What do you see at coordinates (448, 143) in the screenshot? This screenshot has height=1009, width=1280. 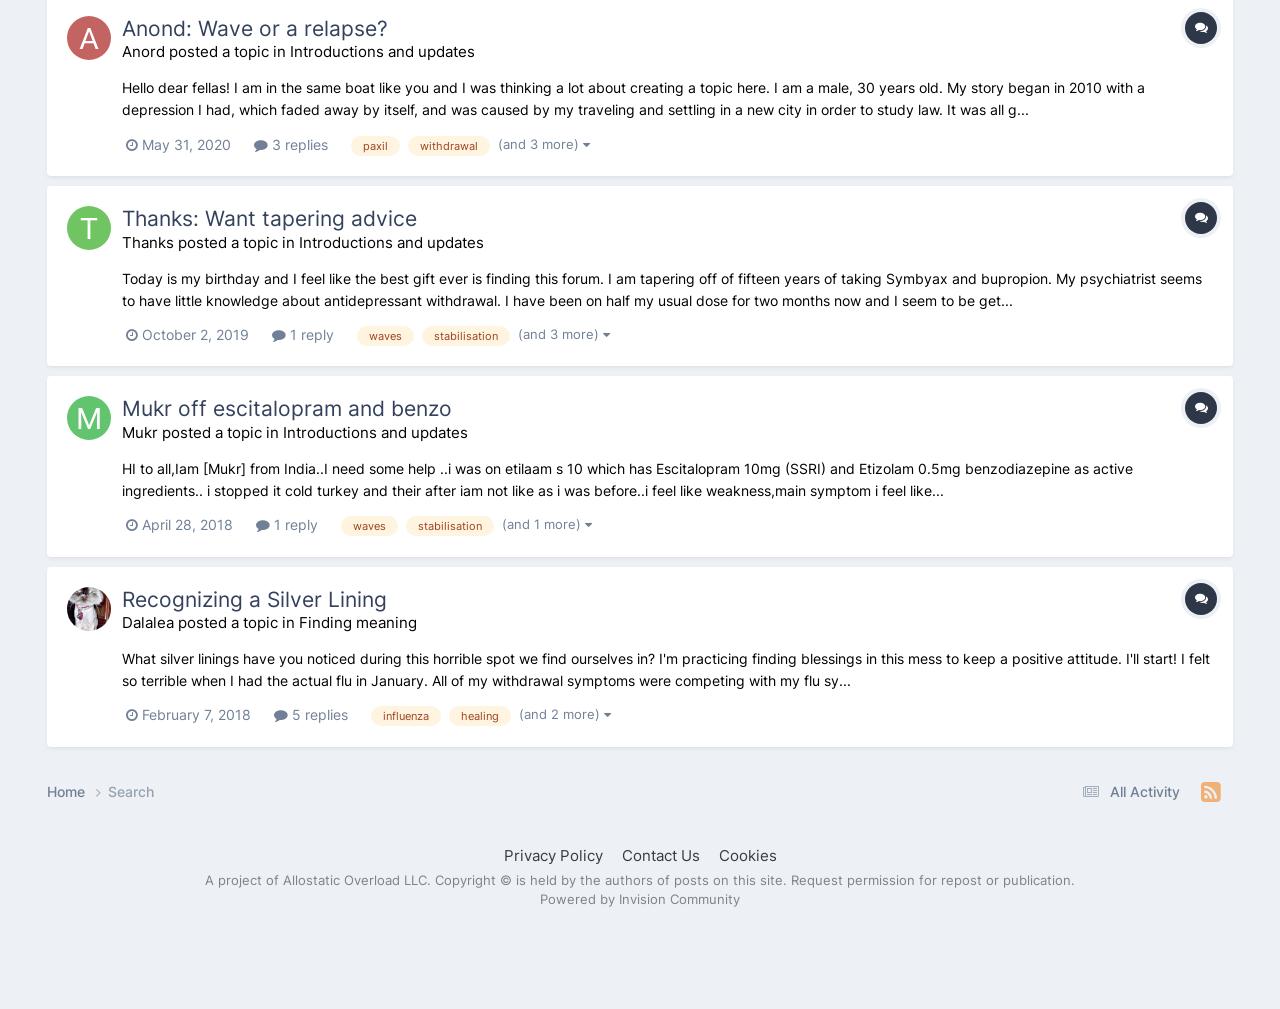 I see `'withdrawal'` at bounding box center [448, 143].